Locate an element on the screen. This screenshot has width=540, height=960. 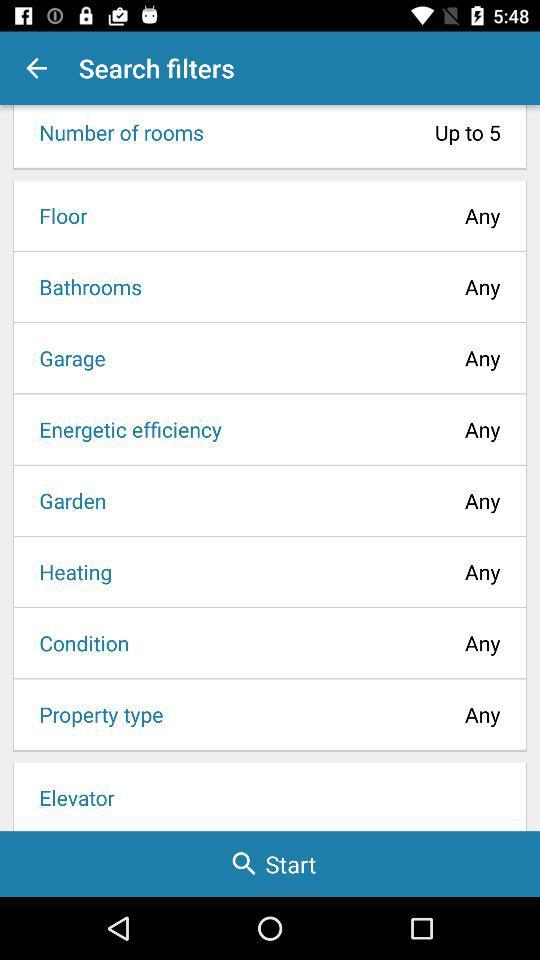
icon next to any item is located at coordinates (83, 285).